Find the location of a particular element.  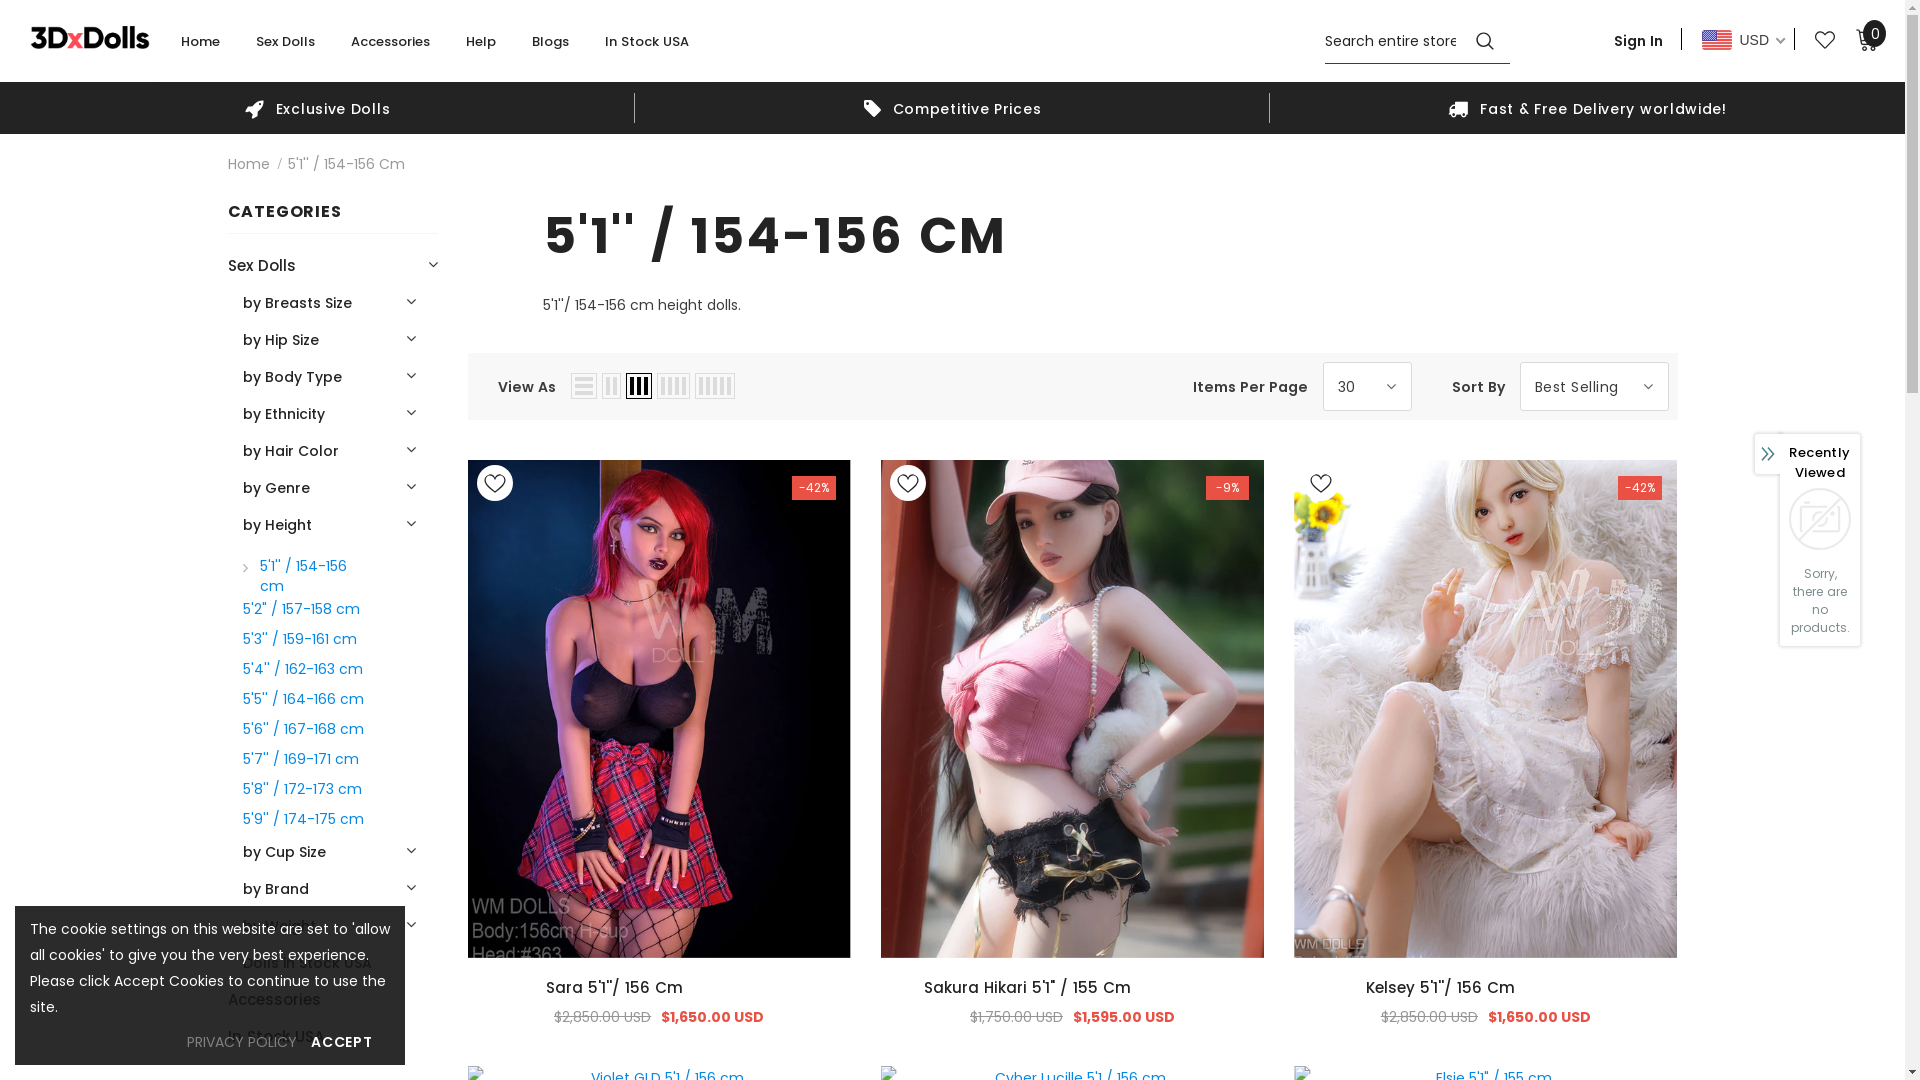

'Kelsey 5'1''/ 156 Cm' is located at coordinates (1485, 986).